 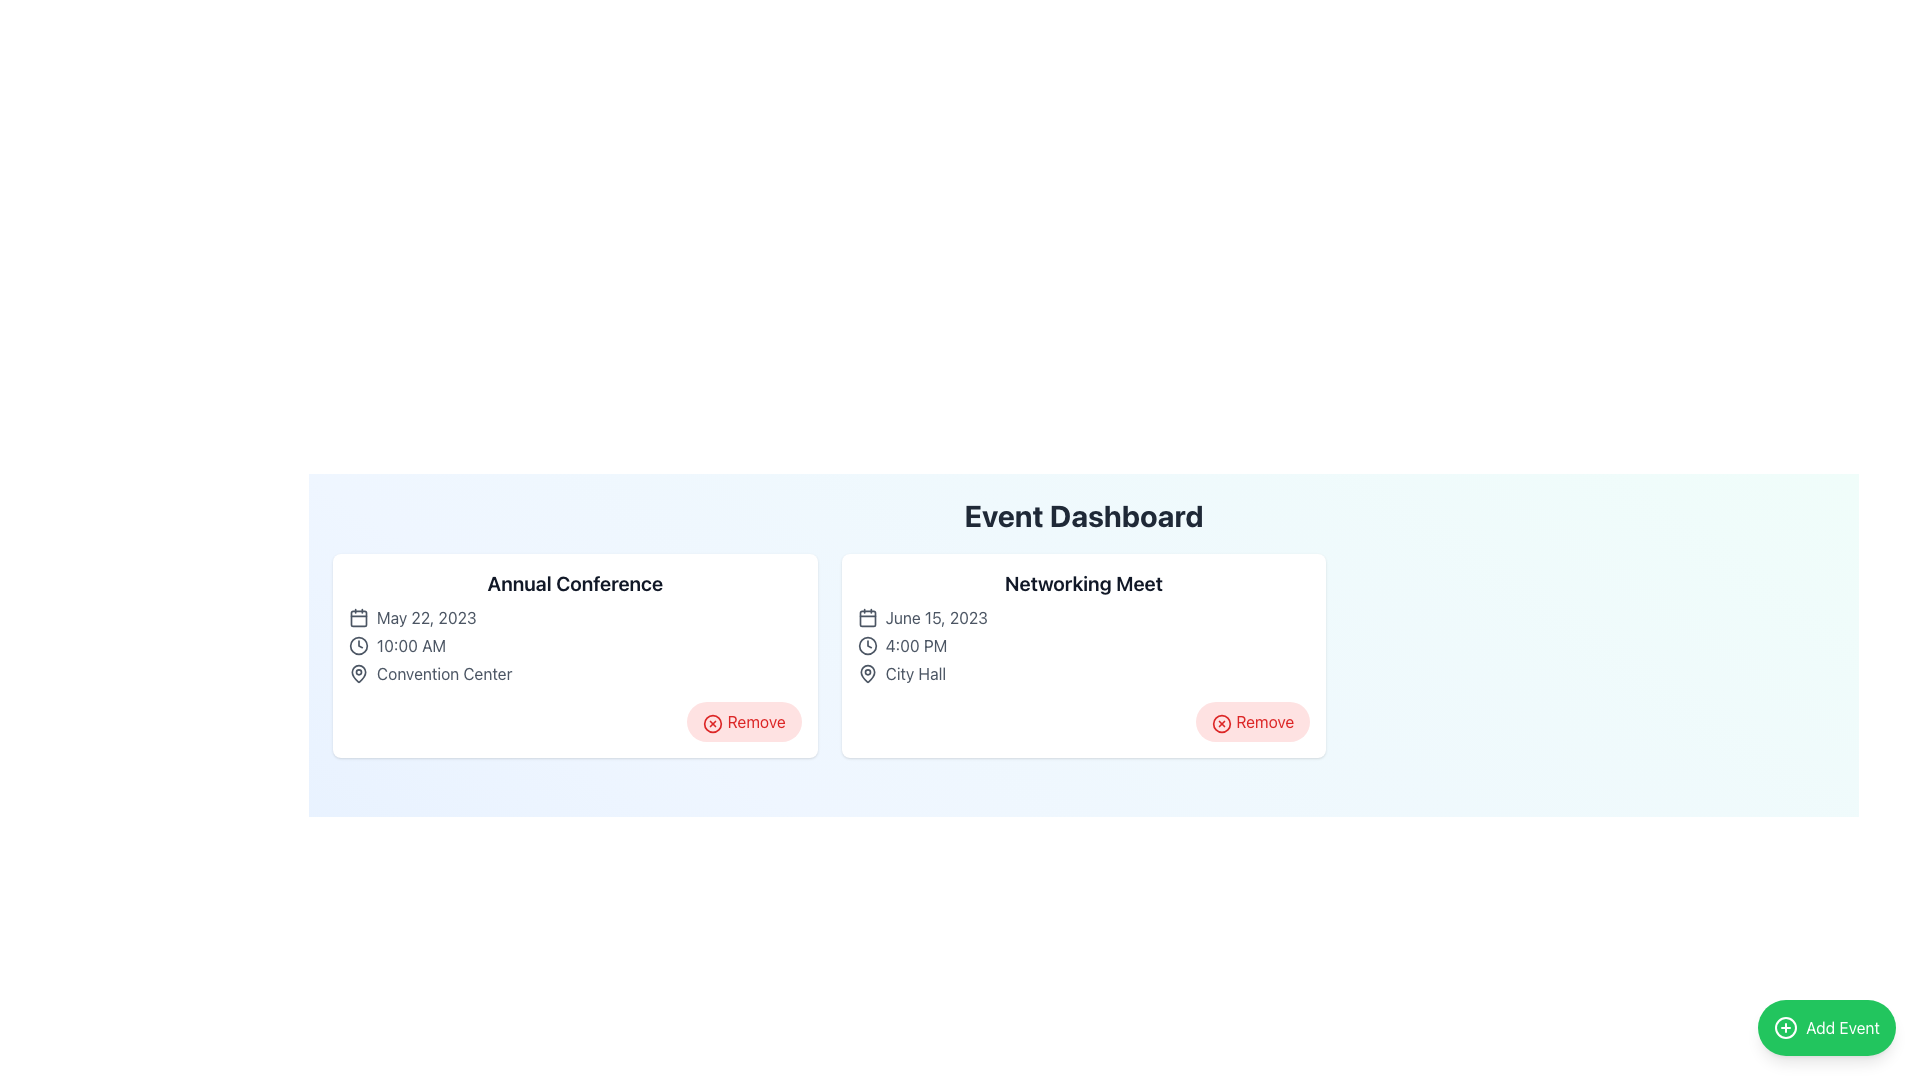 I want to click on text label displaying the date associated with the 'Annual Conference' event, which is located to the right of the calendar icon within the event card titled 'Annual Conference', so click(x=425, y=616).